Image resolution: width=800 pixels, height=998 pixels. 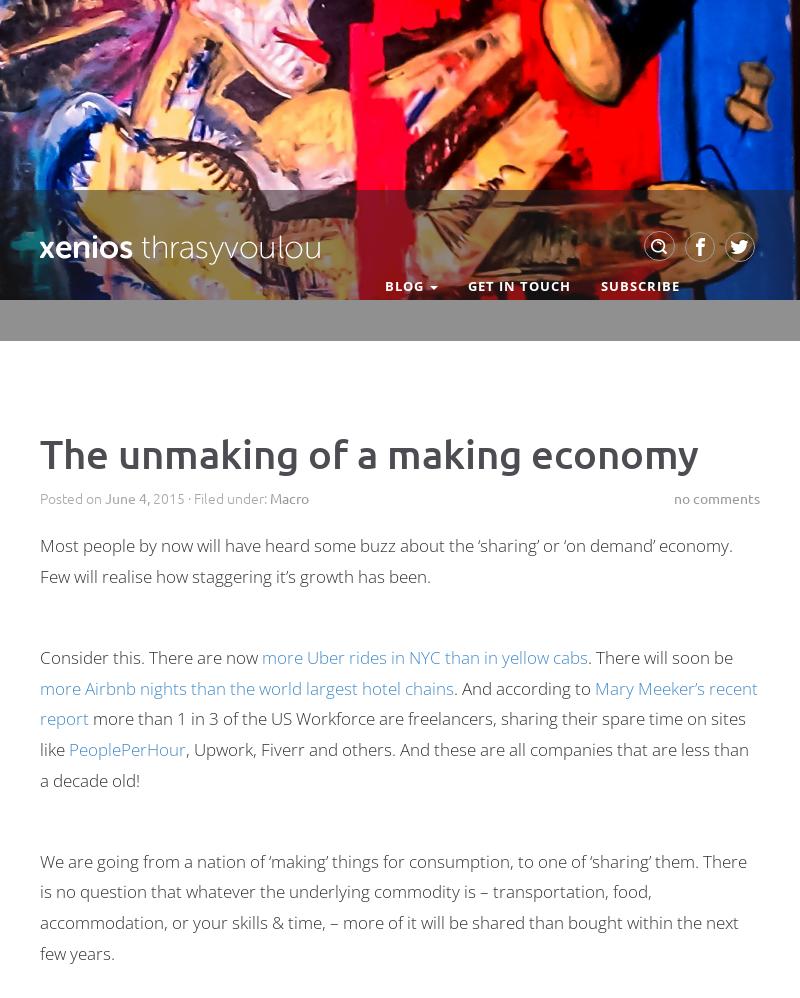 What do you see at coordinates (246, 686) in the screenshot?
I see `'more Airbnb nights than the world largest hotel chains'` at bounding box center [246, 686].